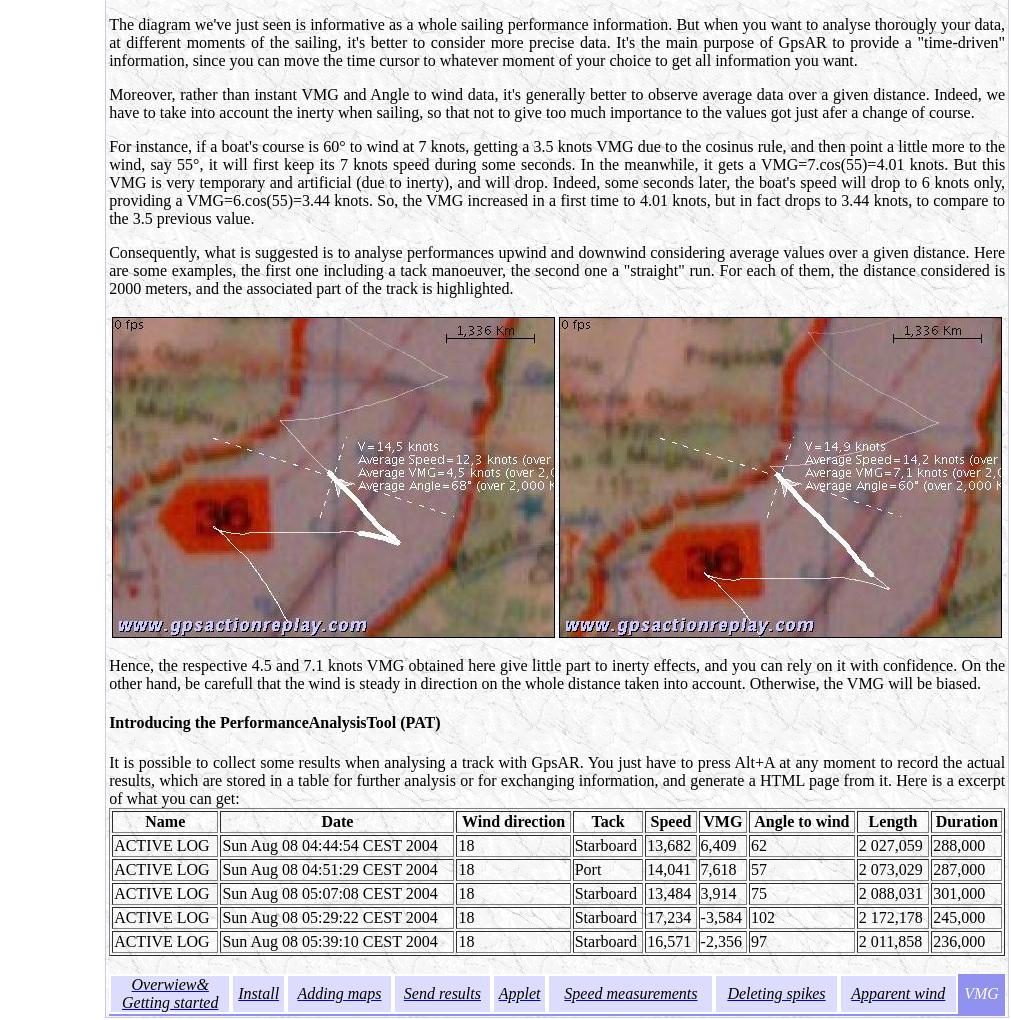 Image resolution: width=1011 pixels, height=1020 pixels. Describe the element at coordinates (329, 916) in the screenshot. I see `'Sun Aug 08 05:29:22 CEST 2004'` at that location.